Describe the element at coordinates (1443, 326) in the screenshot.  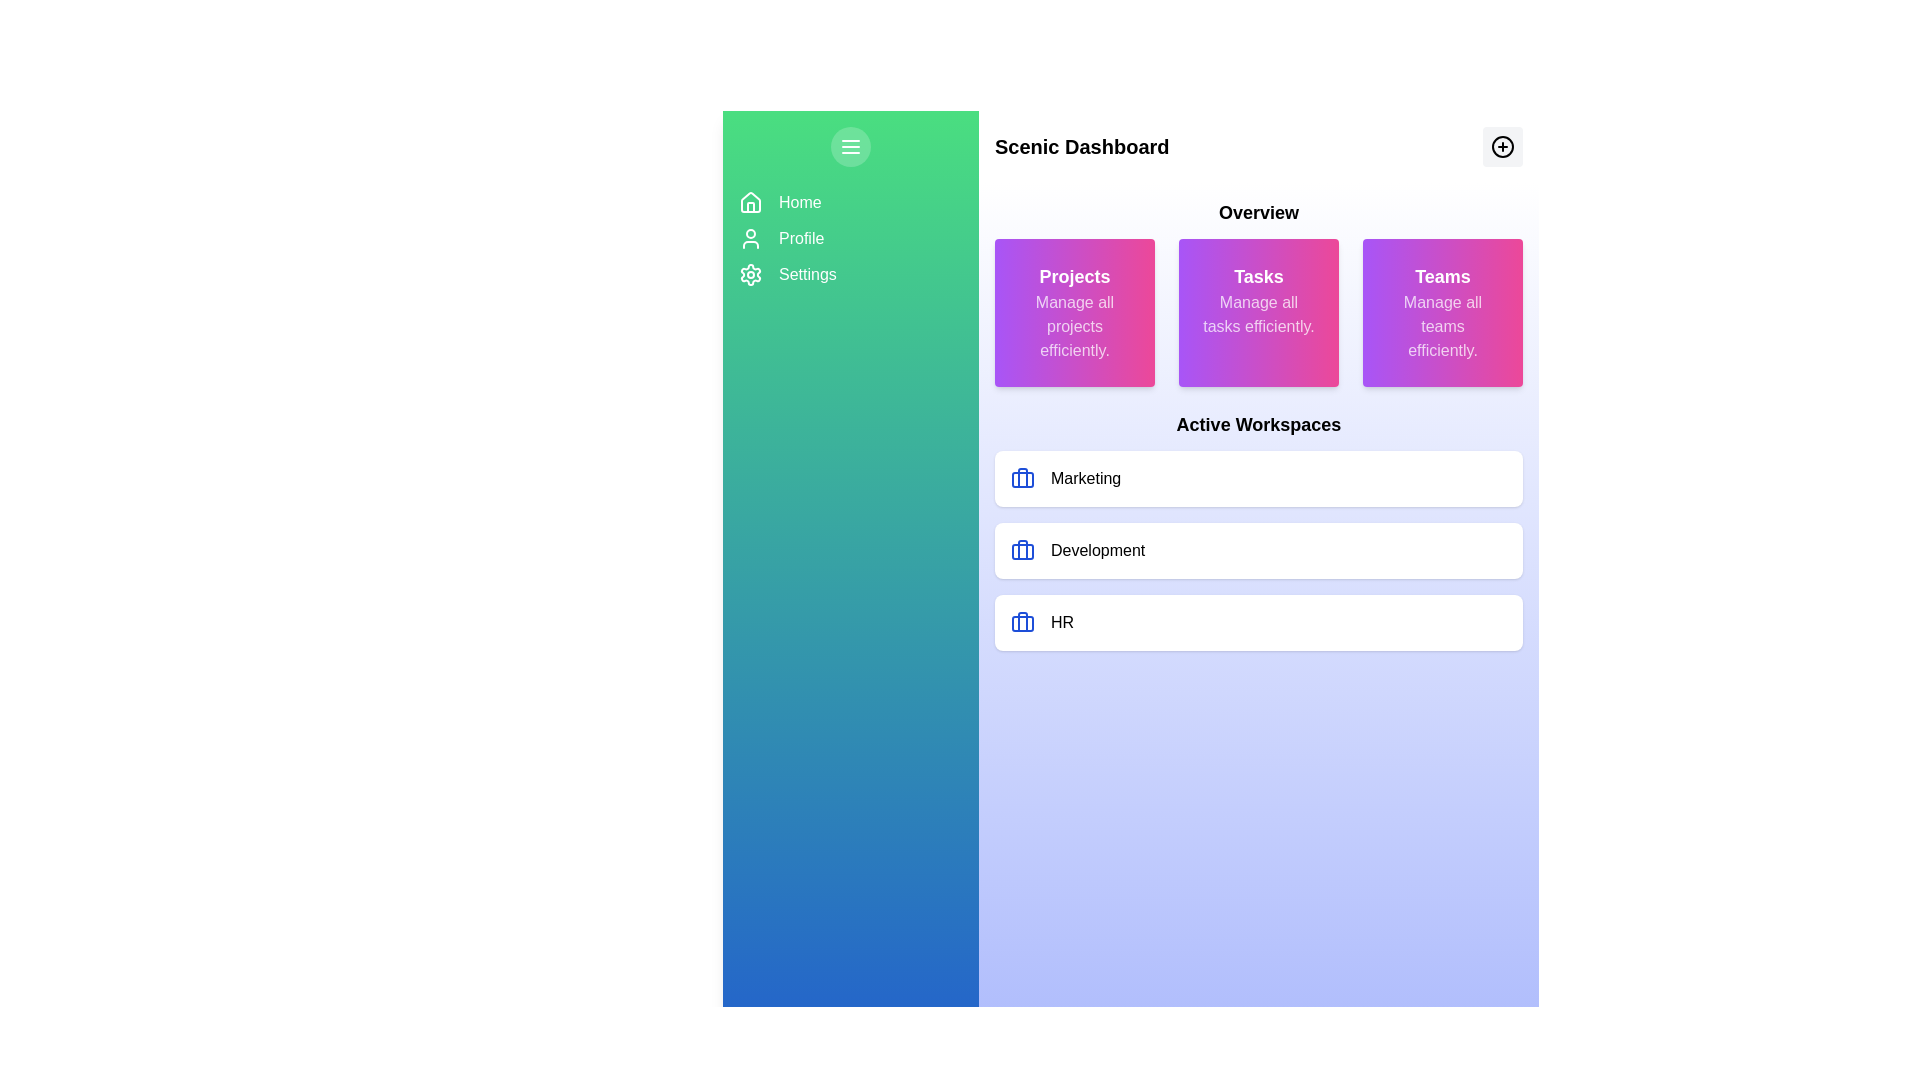
I see `the text block that reads 'Manage all teams efficiently.' with a white font, located at the bottom of the 'Teams' card in the 'Overview' section` at that location.